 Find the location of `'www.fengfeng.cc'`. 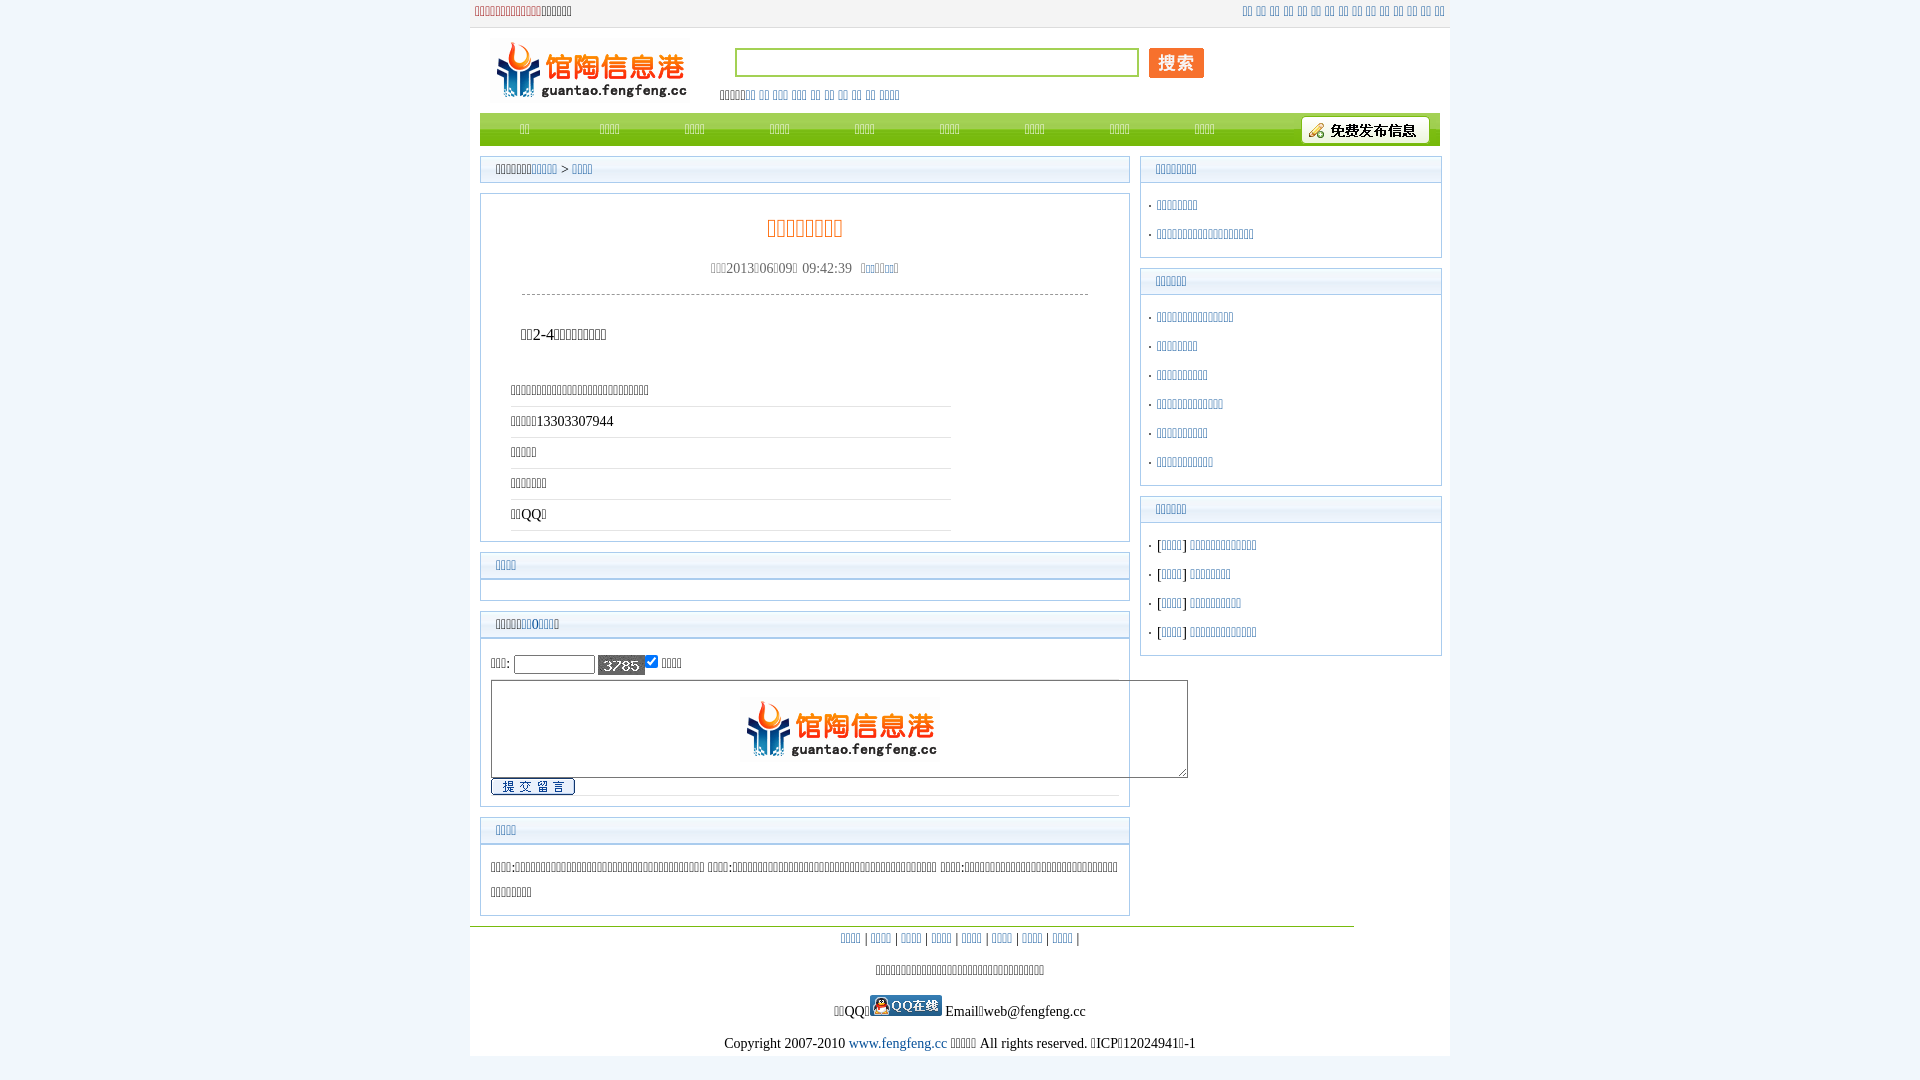

'www.fengfeng.cc' is located at coordinates (849, 1042).